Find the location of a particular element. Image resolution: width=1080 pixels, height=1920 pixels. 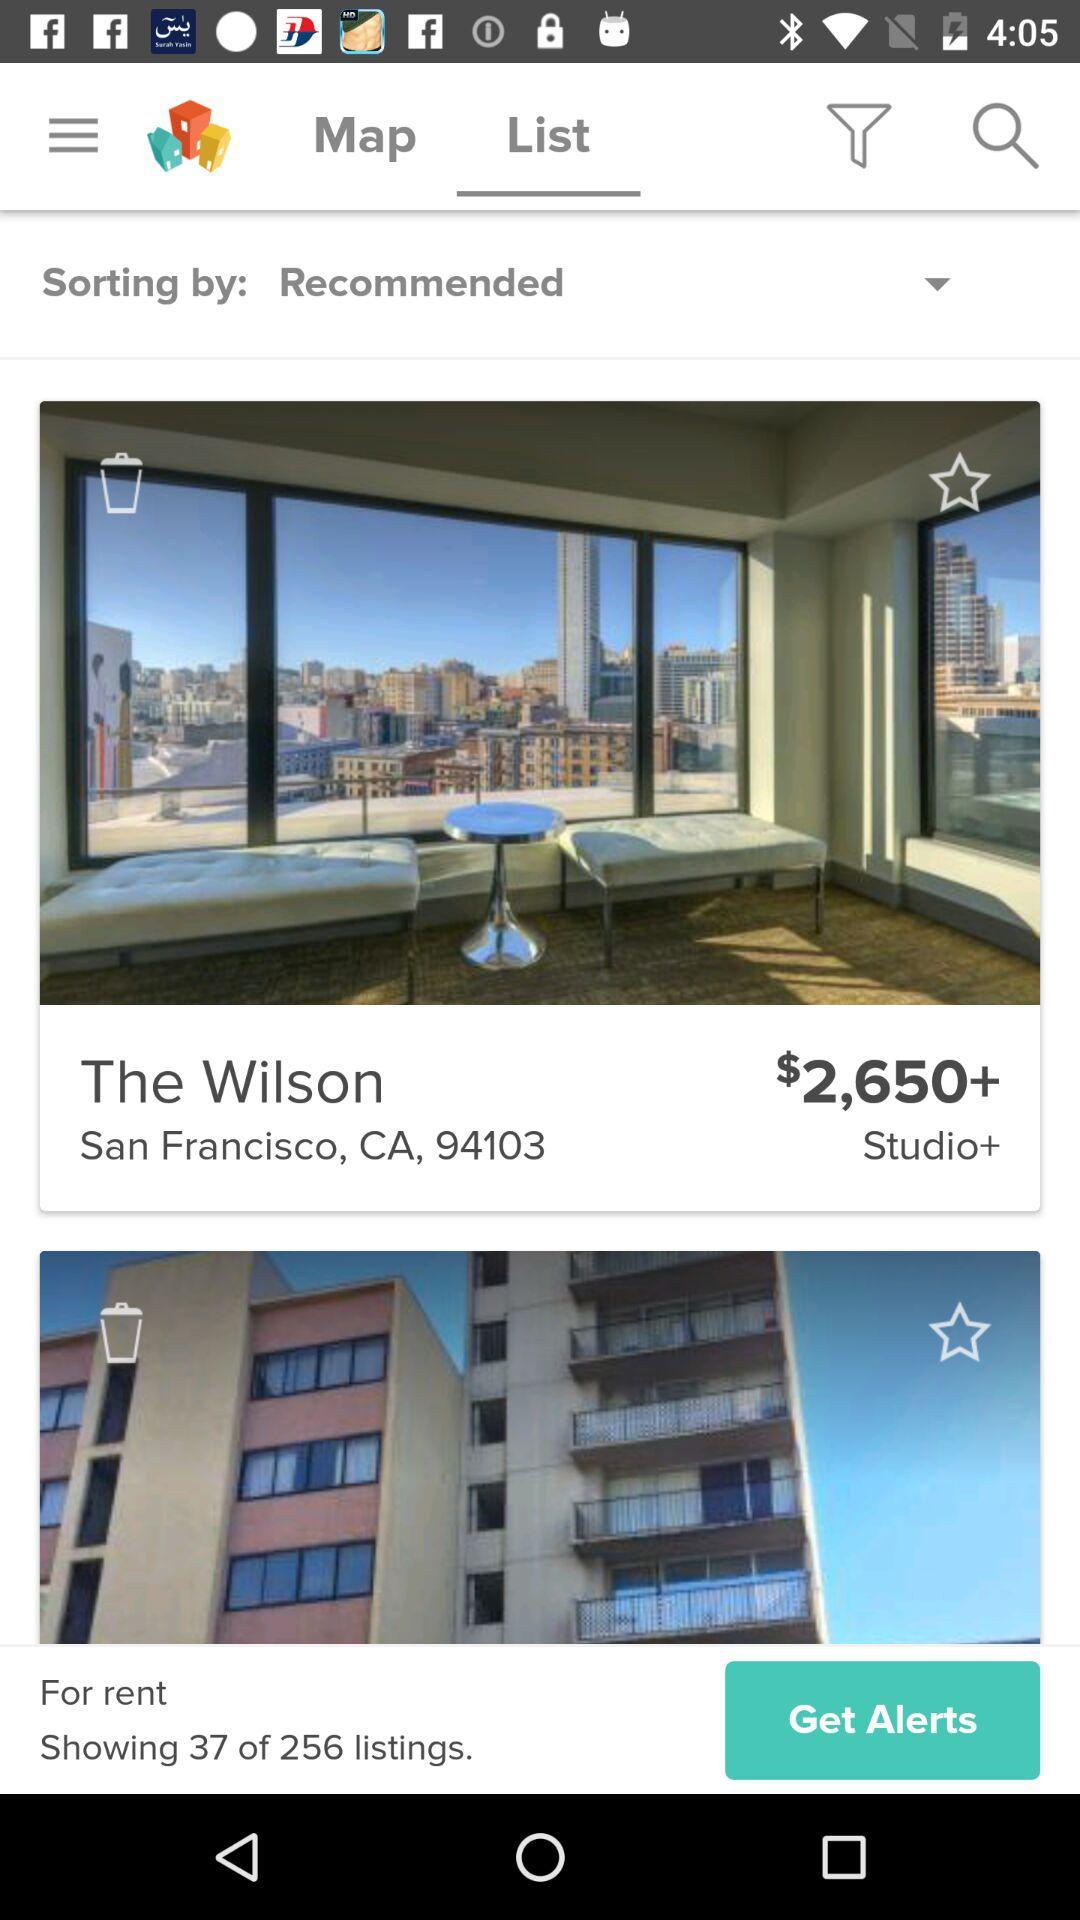

tap to leave this option in favorite is located at coordinates (957, 1332).